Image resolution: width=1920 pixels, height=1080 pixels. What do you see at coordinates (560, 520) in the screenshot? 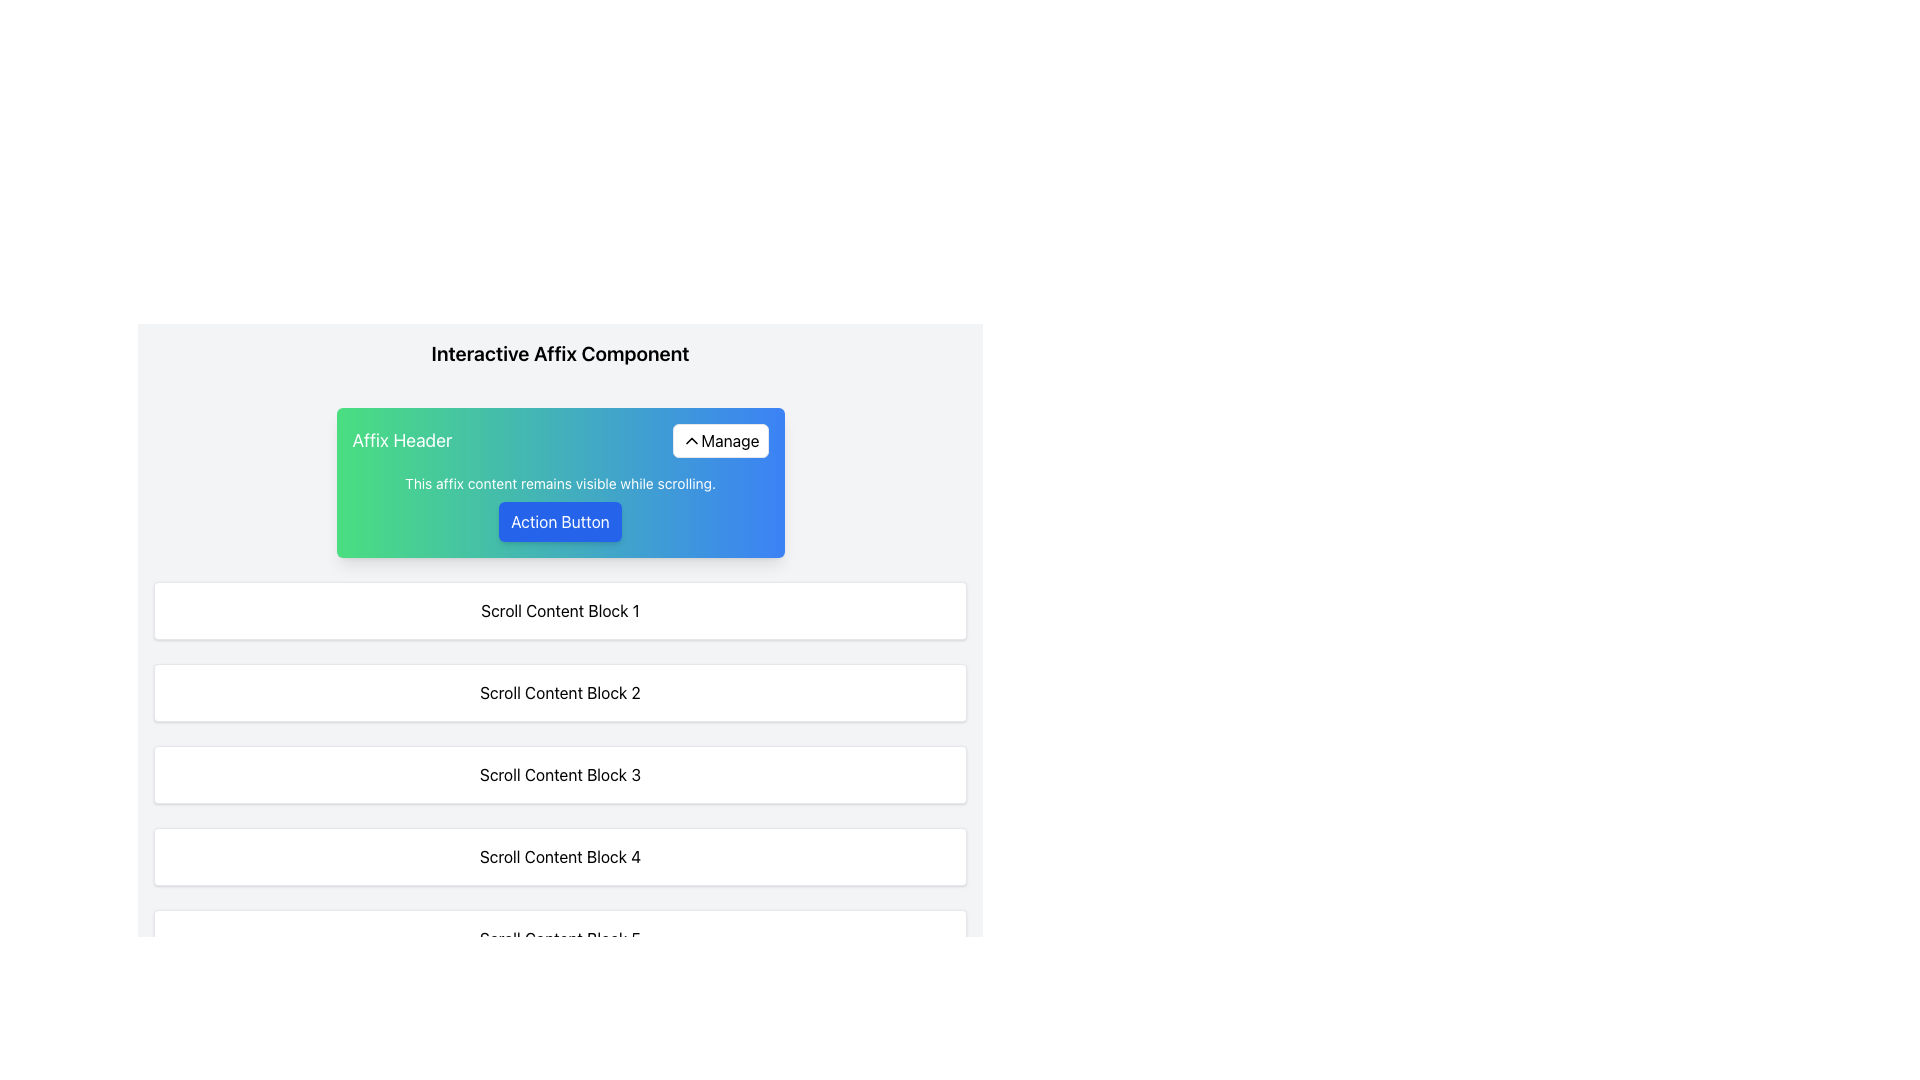
I see `the blue rectangular button labeled 'Action Button' located near the lower edge of the gradient-colored affix header` at bounding box center [560, 520].